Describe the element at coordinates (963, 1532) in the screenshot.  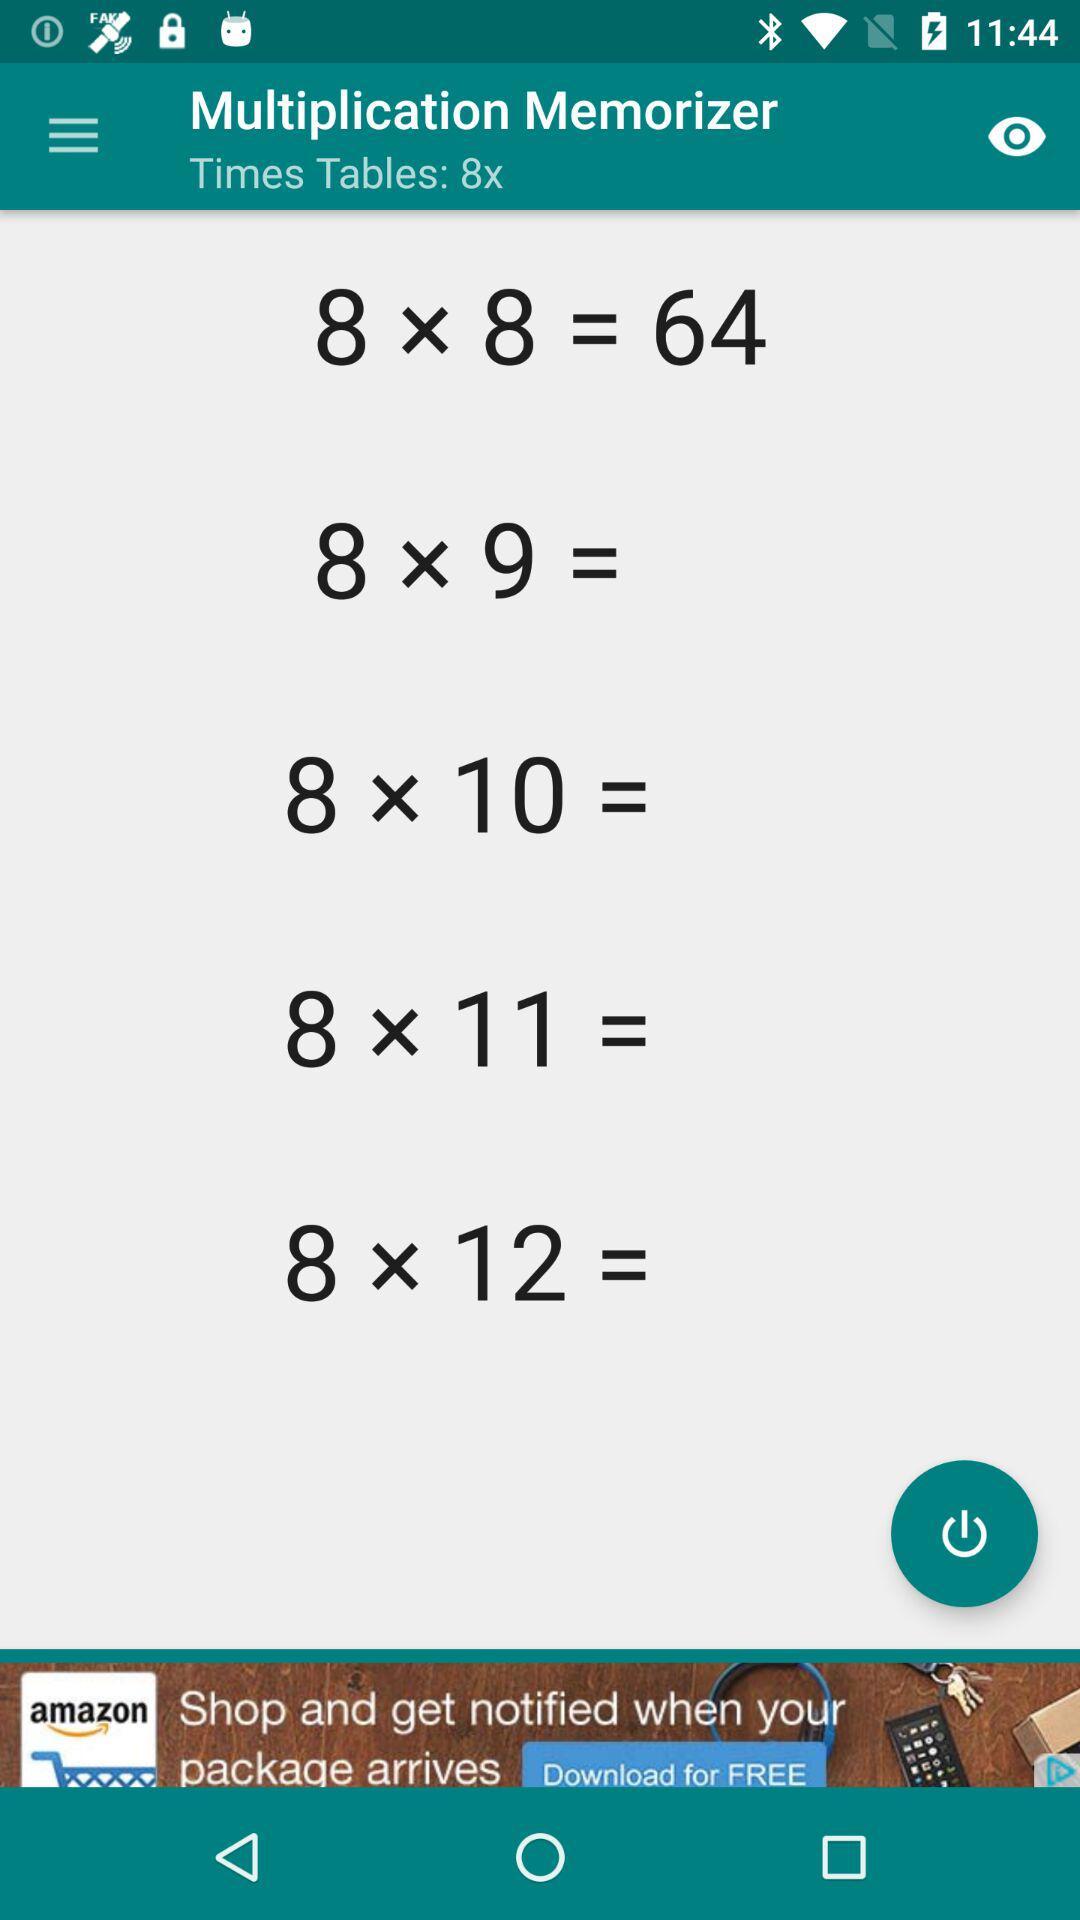
I see `the power icon` at that location.